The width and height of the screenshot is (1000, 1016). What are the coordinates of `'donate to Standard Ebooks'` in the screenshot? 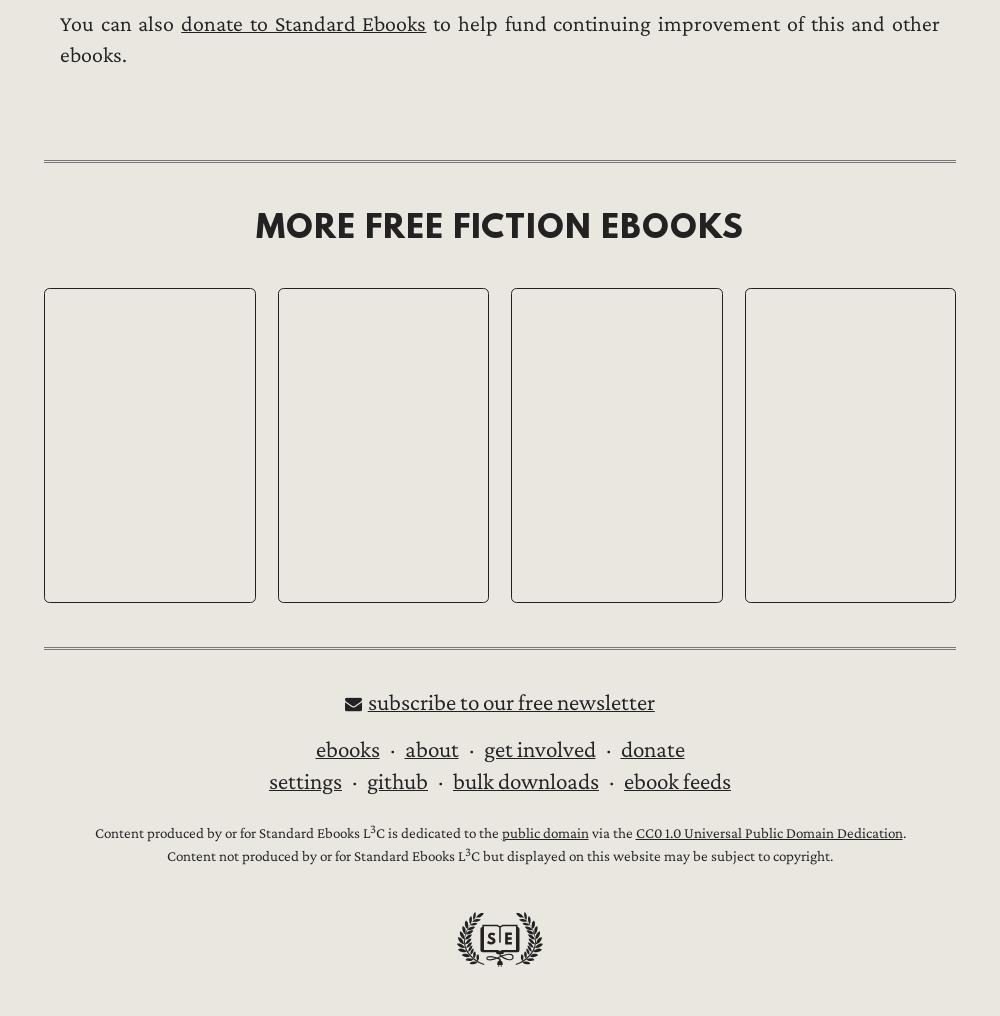 It's located at (303, 23).